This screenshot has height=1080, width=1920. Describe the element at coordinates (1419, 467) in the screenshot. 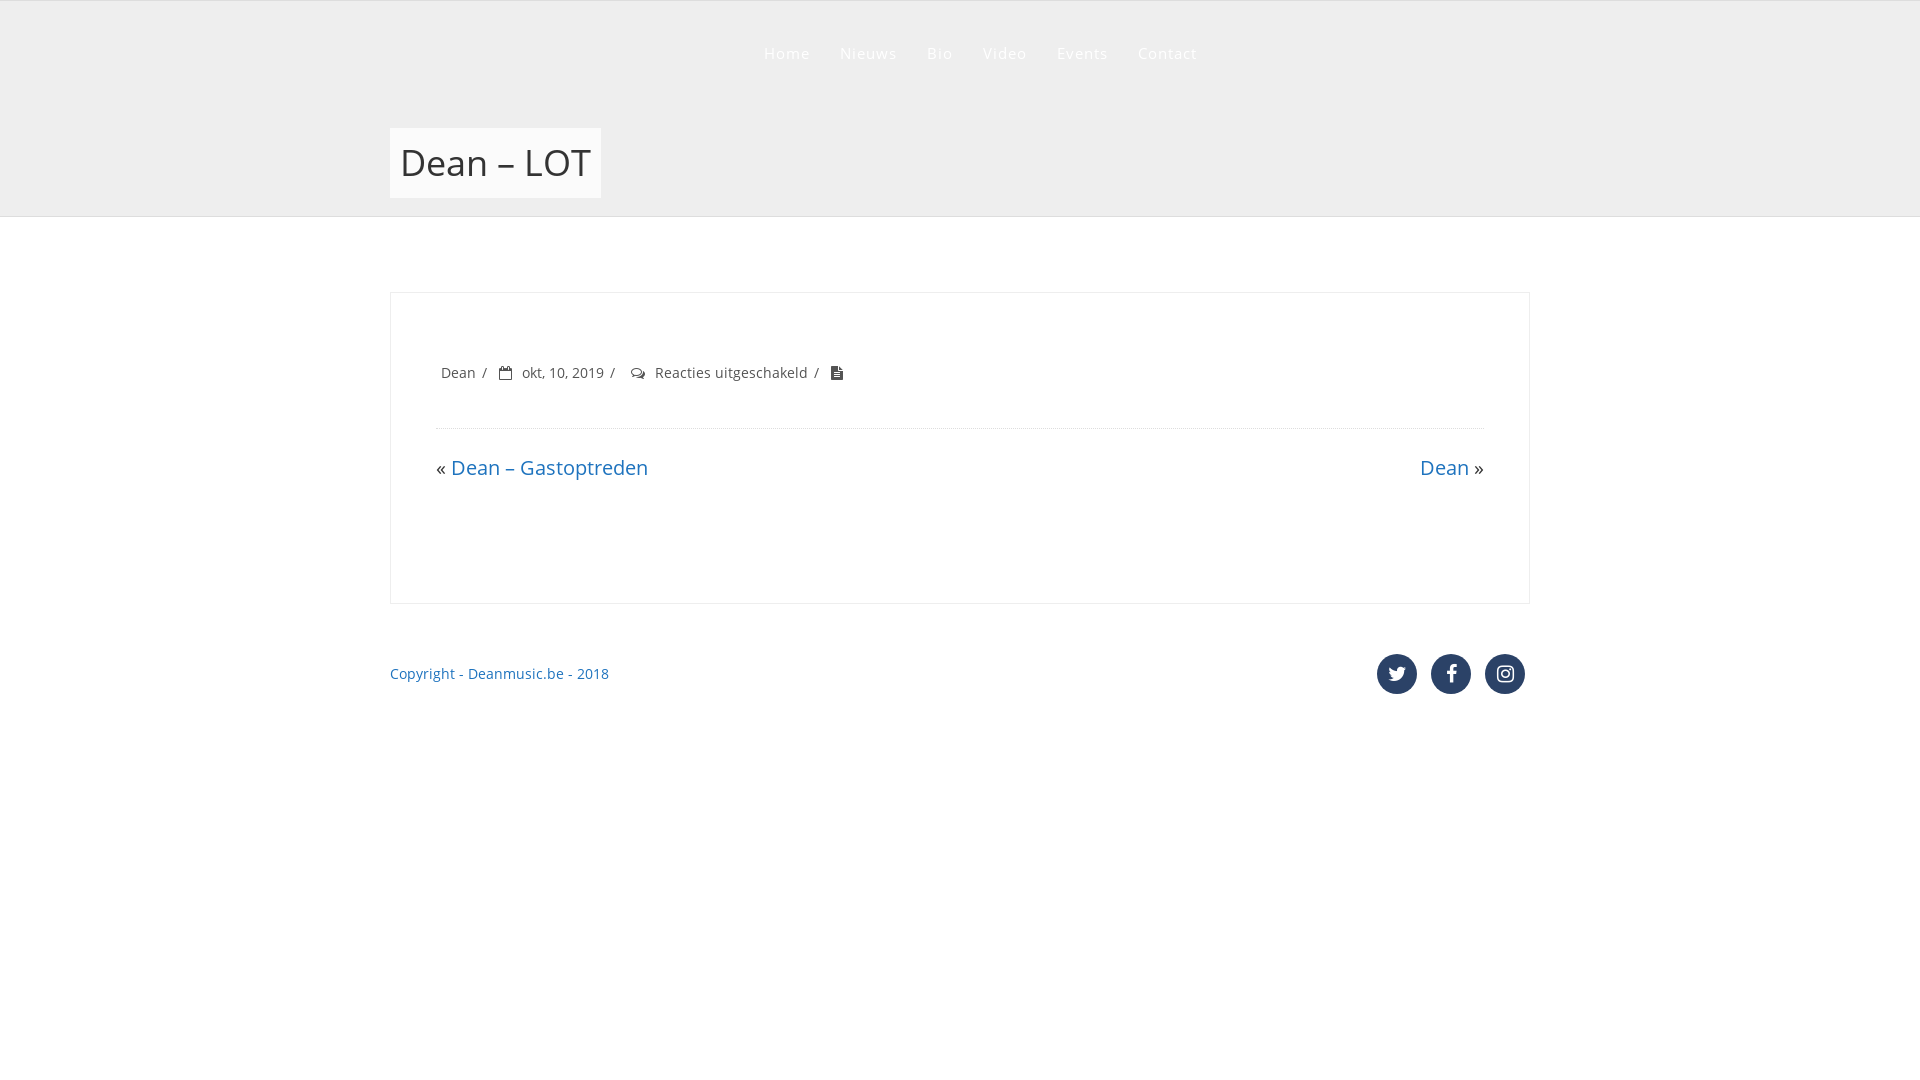

I see `'Dean'` at that location.